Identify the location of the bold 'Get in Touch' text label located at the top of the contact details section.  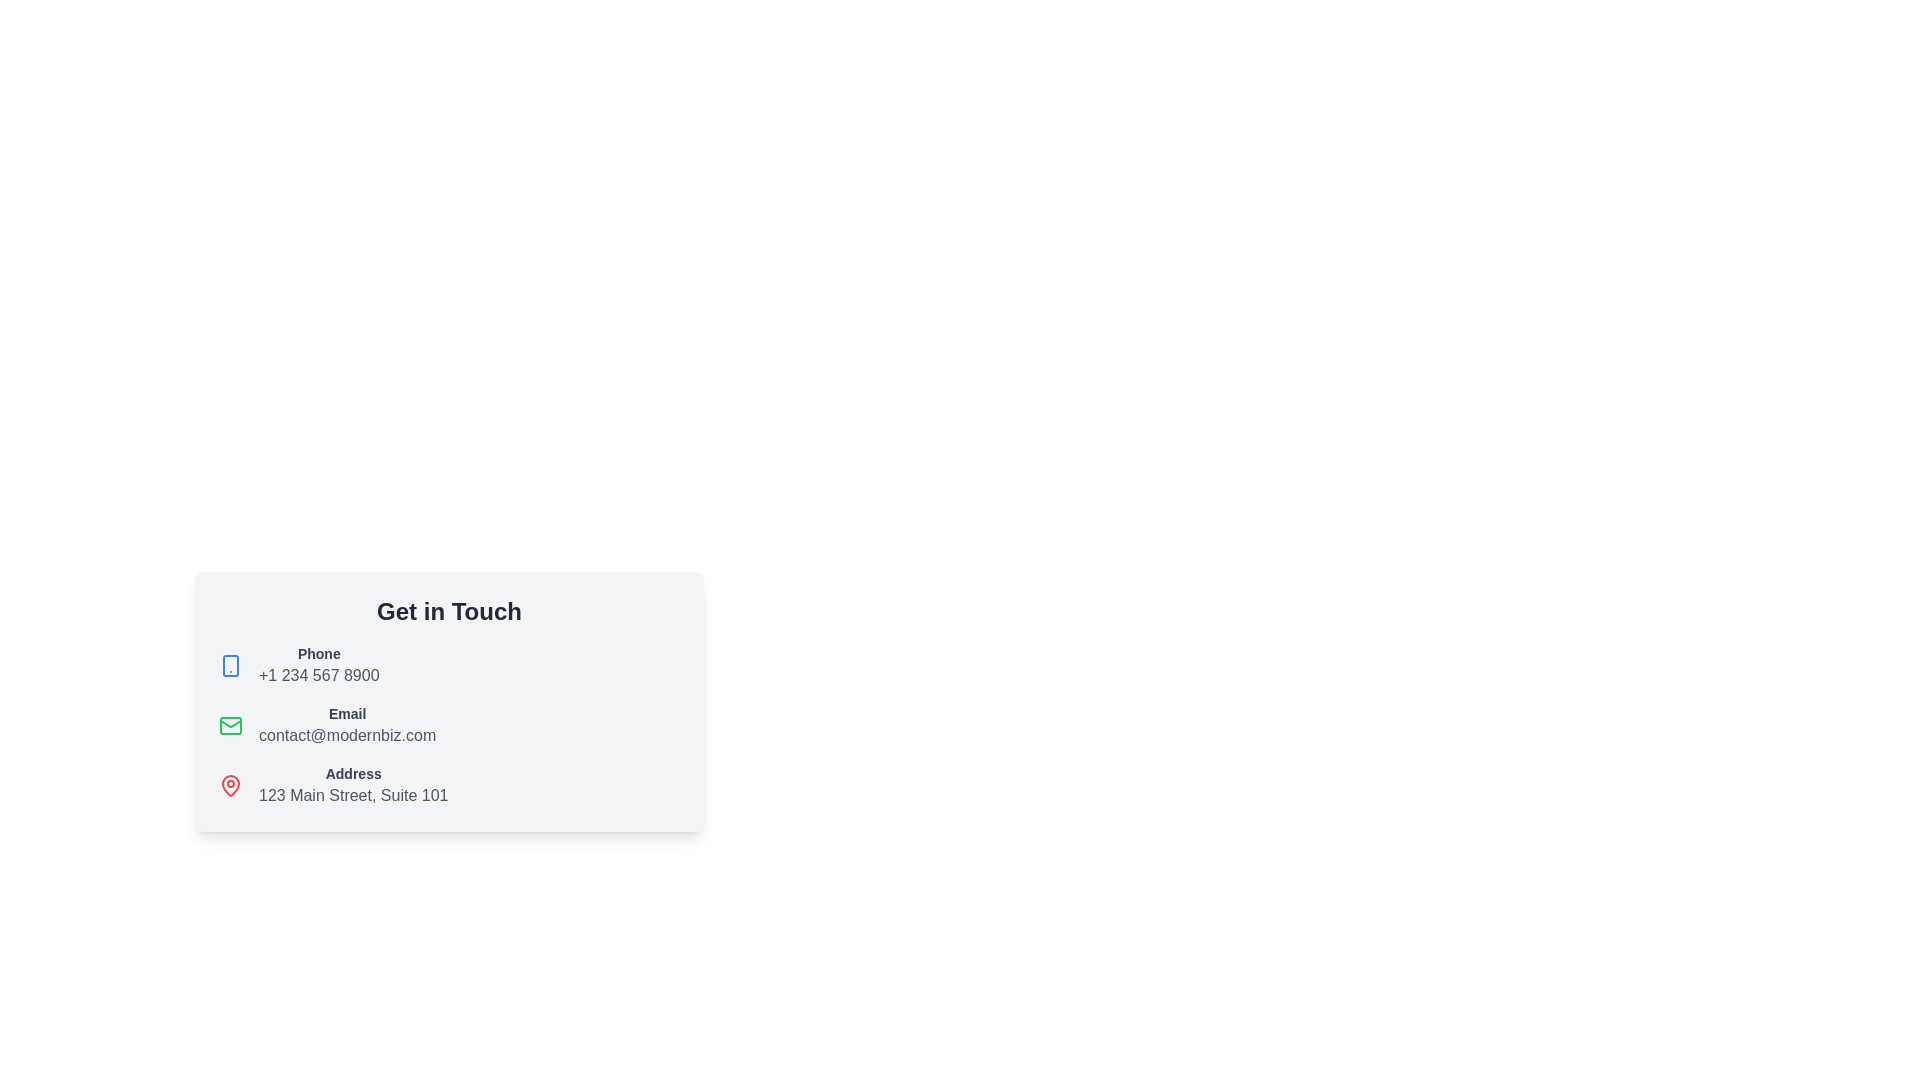
(448, 611).